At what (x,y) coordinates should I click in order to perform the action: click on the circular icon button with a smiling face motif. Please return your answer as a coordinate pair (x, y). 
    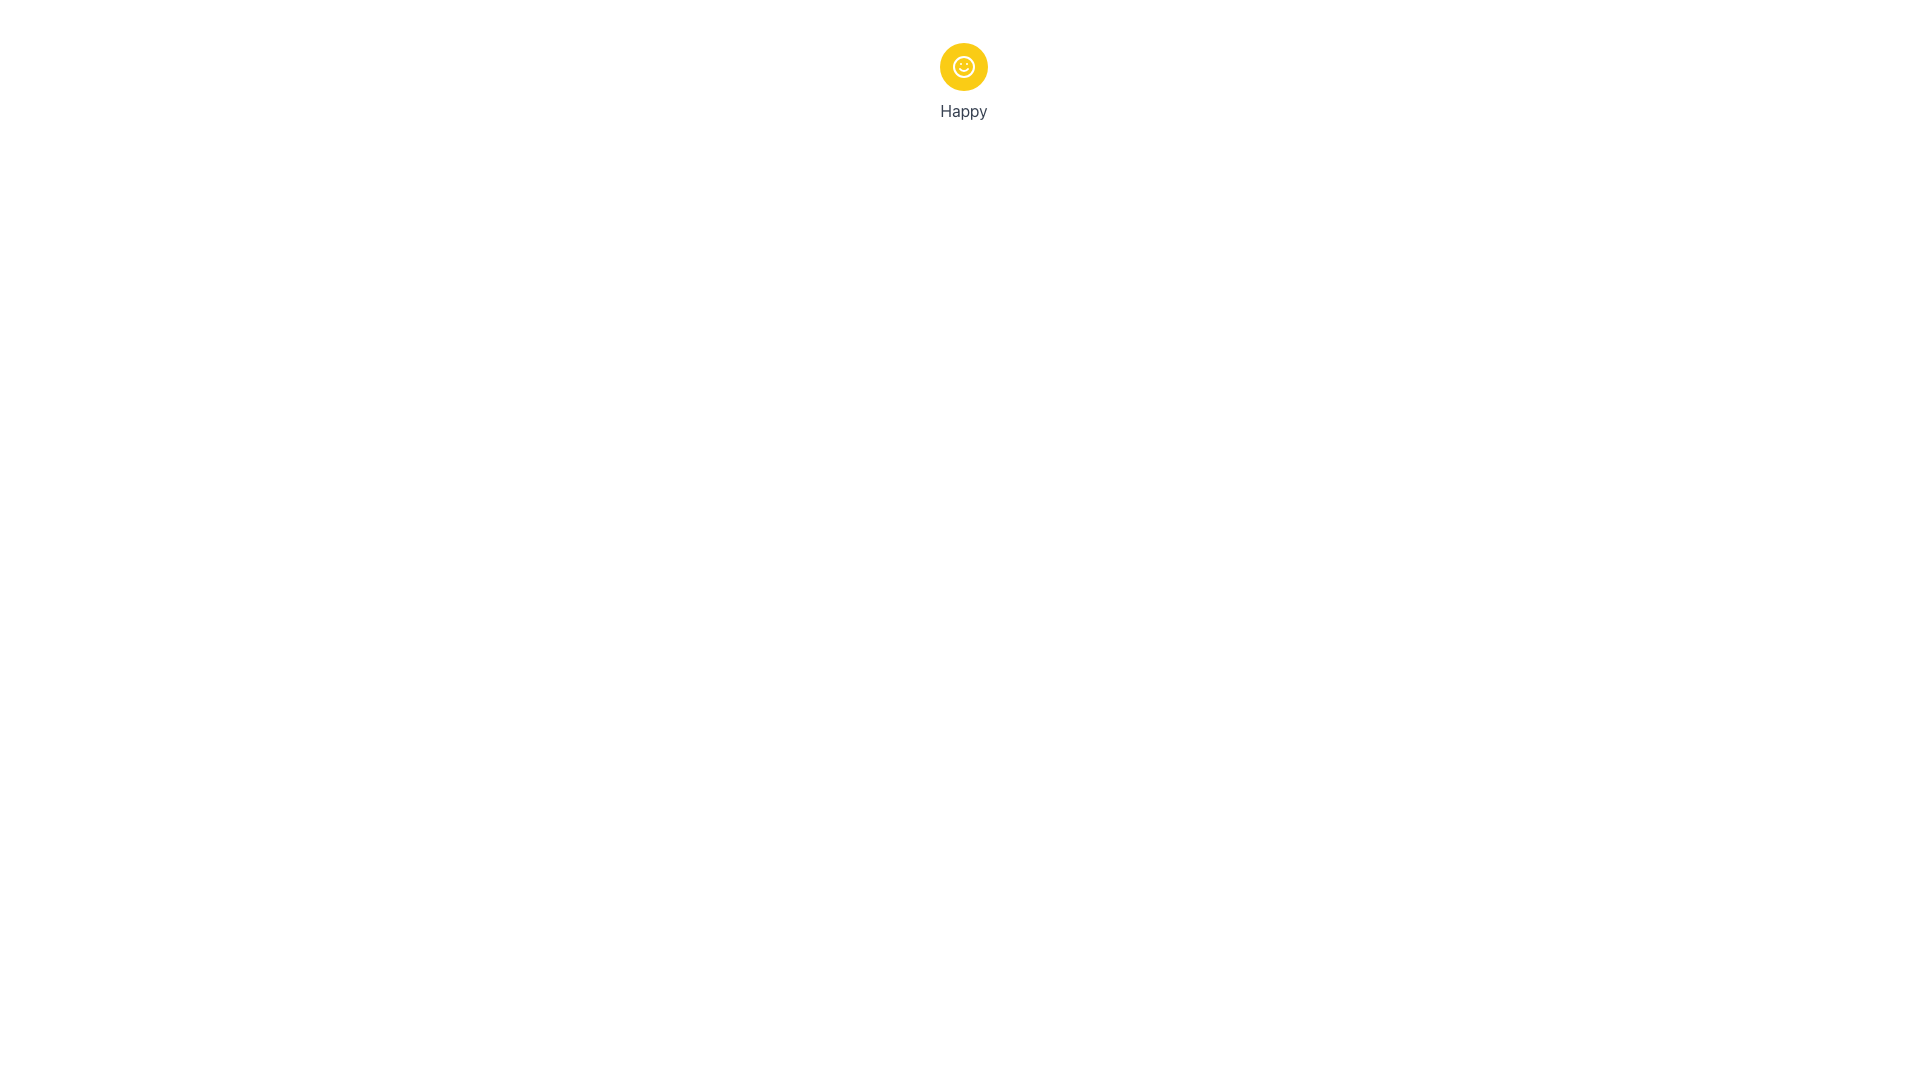
    Looking at the image, I should click on (964, 65).